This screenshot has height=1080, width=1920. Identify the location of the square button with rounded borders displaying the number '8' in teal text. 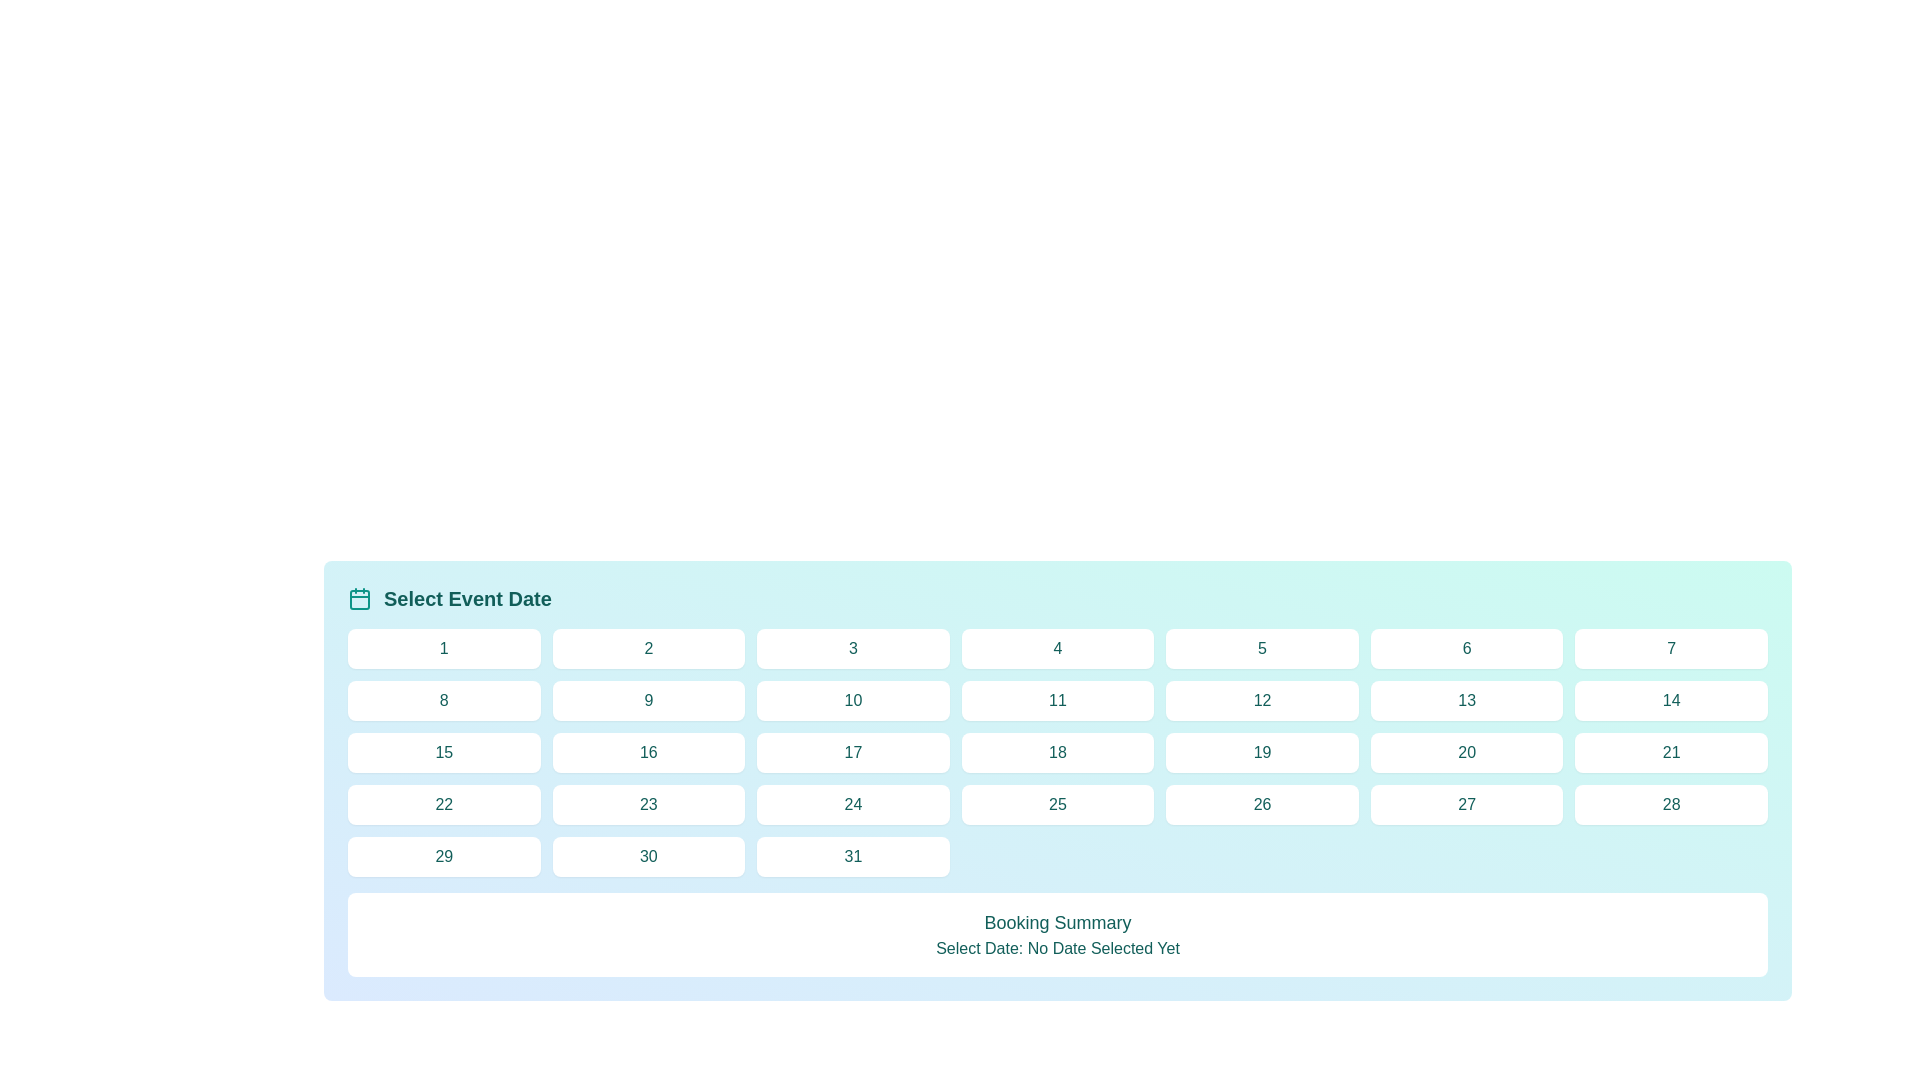
(443, 700).